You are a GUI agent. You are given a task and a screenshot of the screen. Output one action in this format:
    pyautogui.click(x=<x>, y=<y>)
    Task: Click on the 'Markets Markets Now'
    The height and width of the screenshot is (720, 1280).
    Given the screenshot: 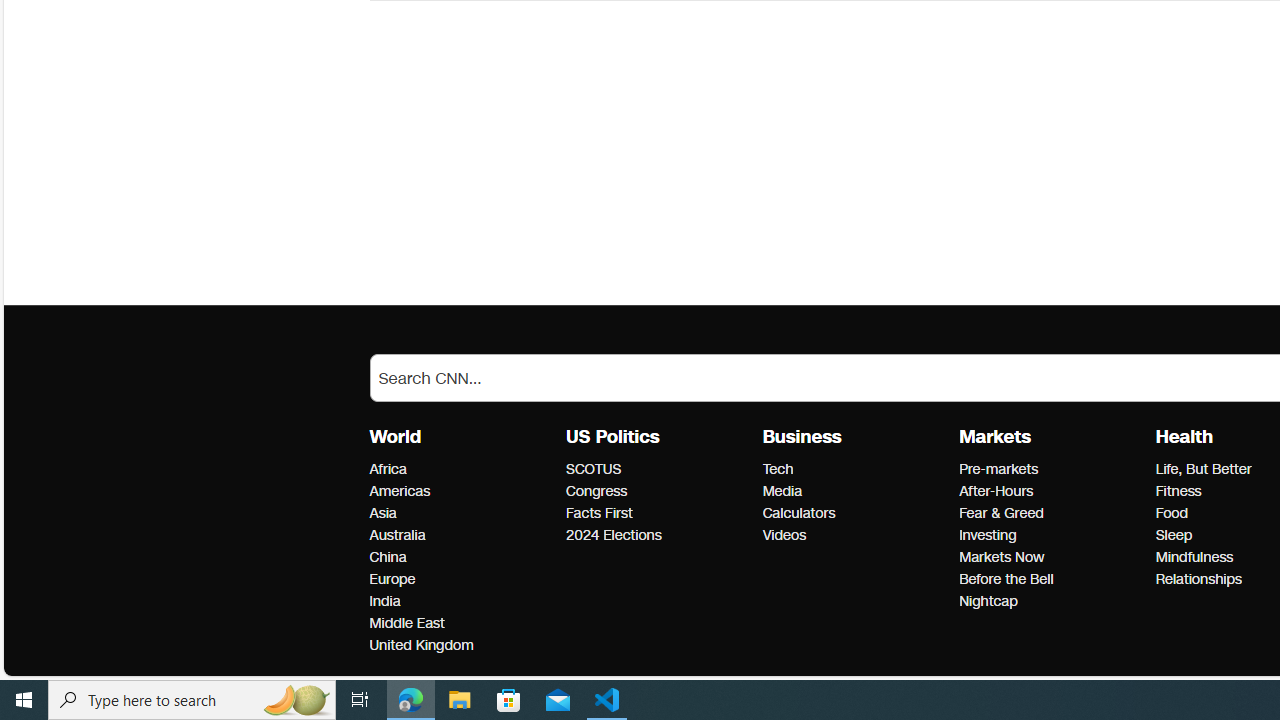 What is the action you would take?
    pyautogui.click(x=1001, y=557)
    